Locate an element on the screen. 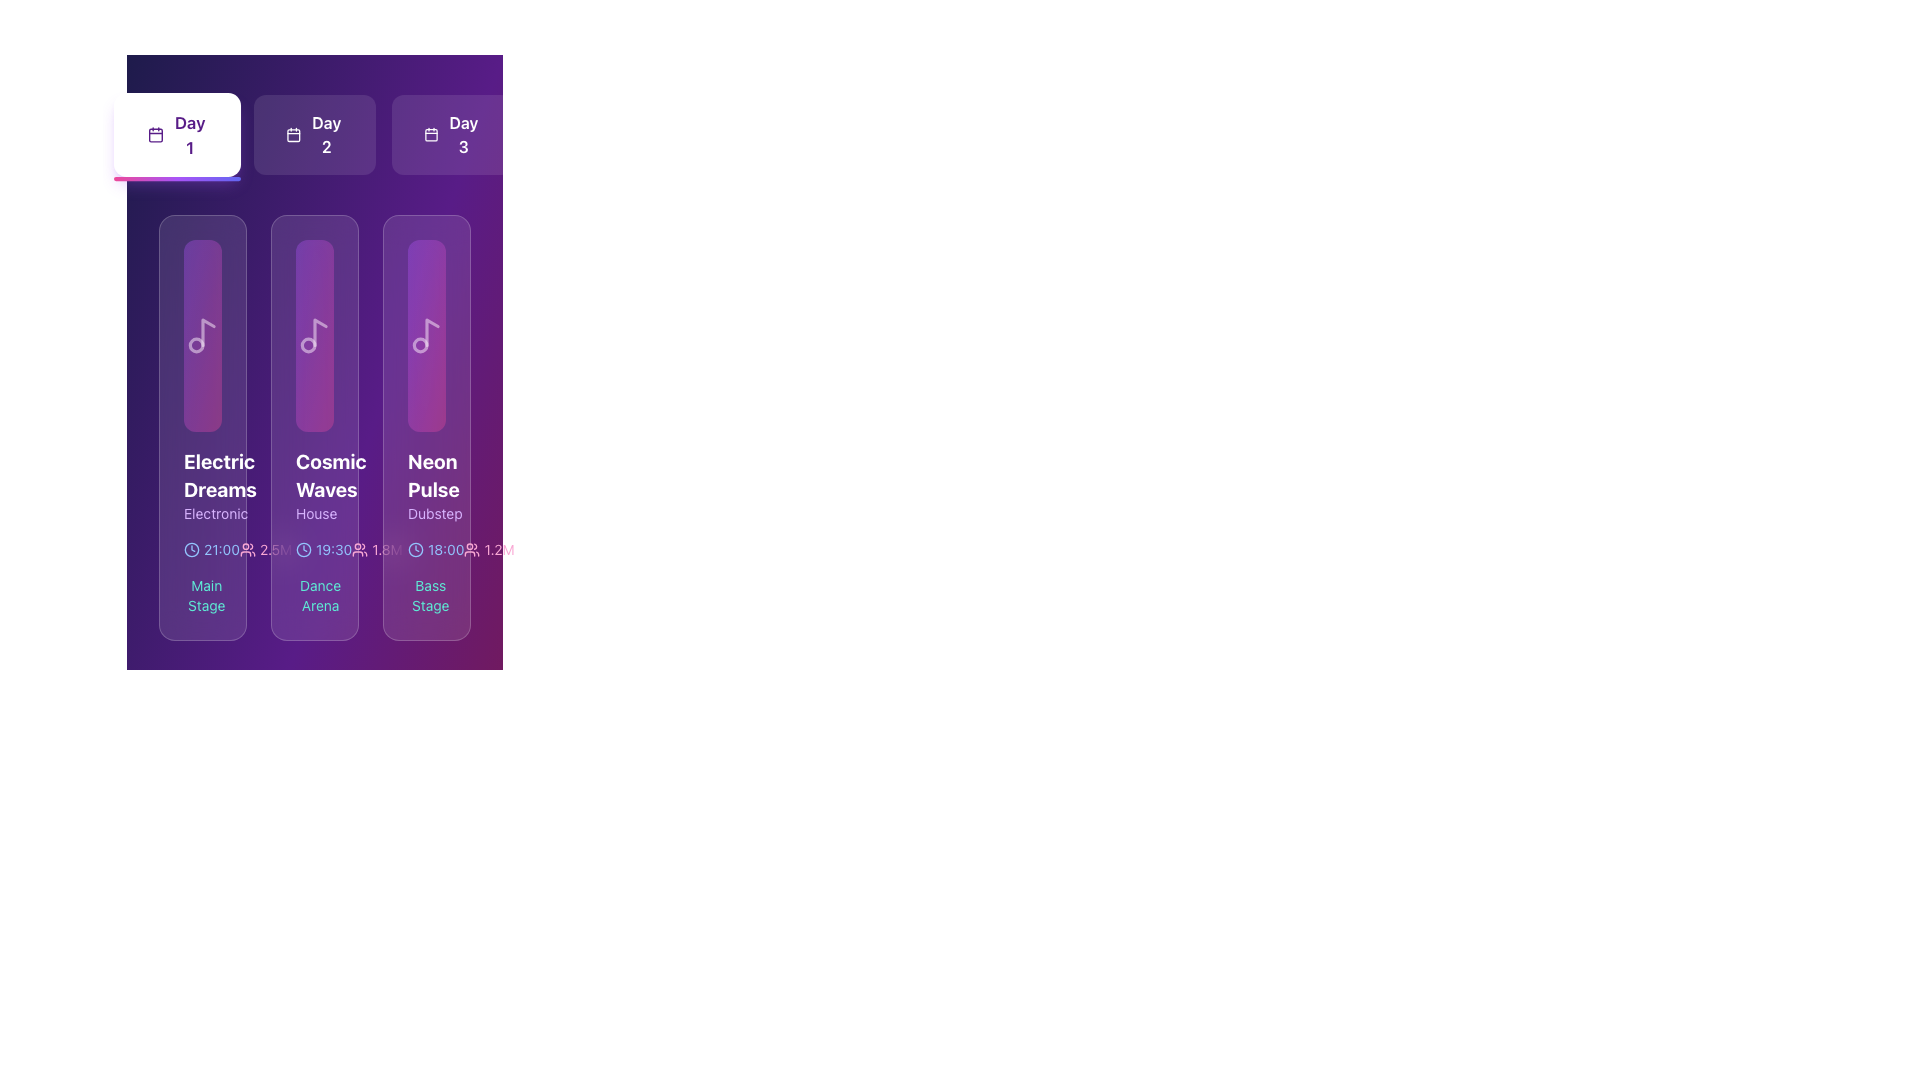 Image resolution: width=1920 pixels, height=1080 pixels. the calendar icon, which is a compact SVG graphic with a dark outline, positioned to the left of the 'Day 2' label in the menu tab is located at coordinates (293, 135).